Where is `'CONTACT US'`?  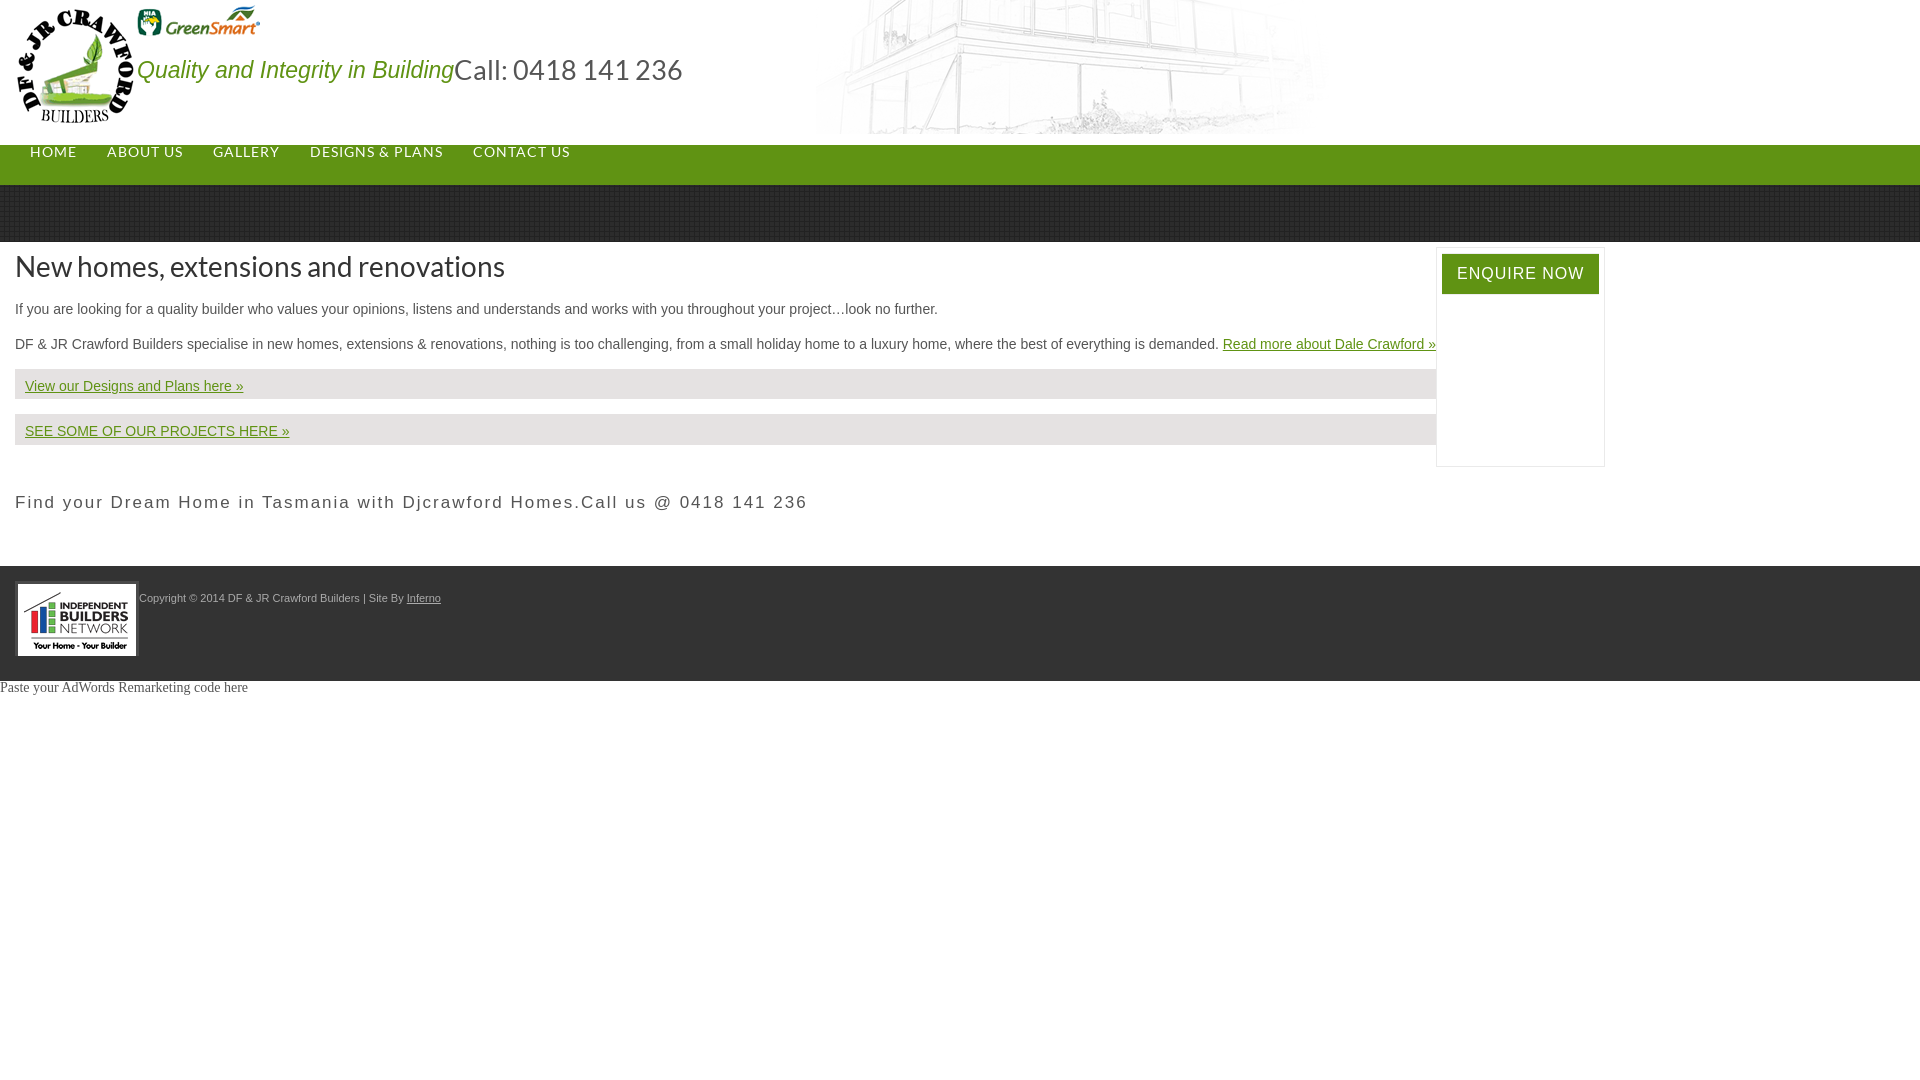
'CONTACT US' is located at coordinates (521, 150).